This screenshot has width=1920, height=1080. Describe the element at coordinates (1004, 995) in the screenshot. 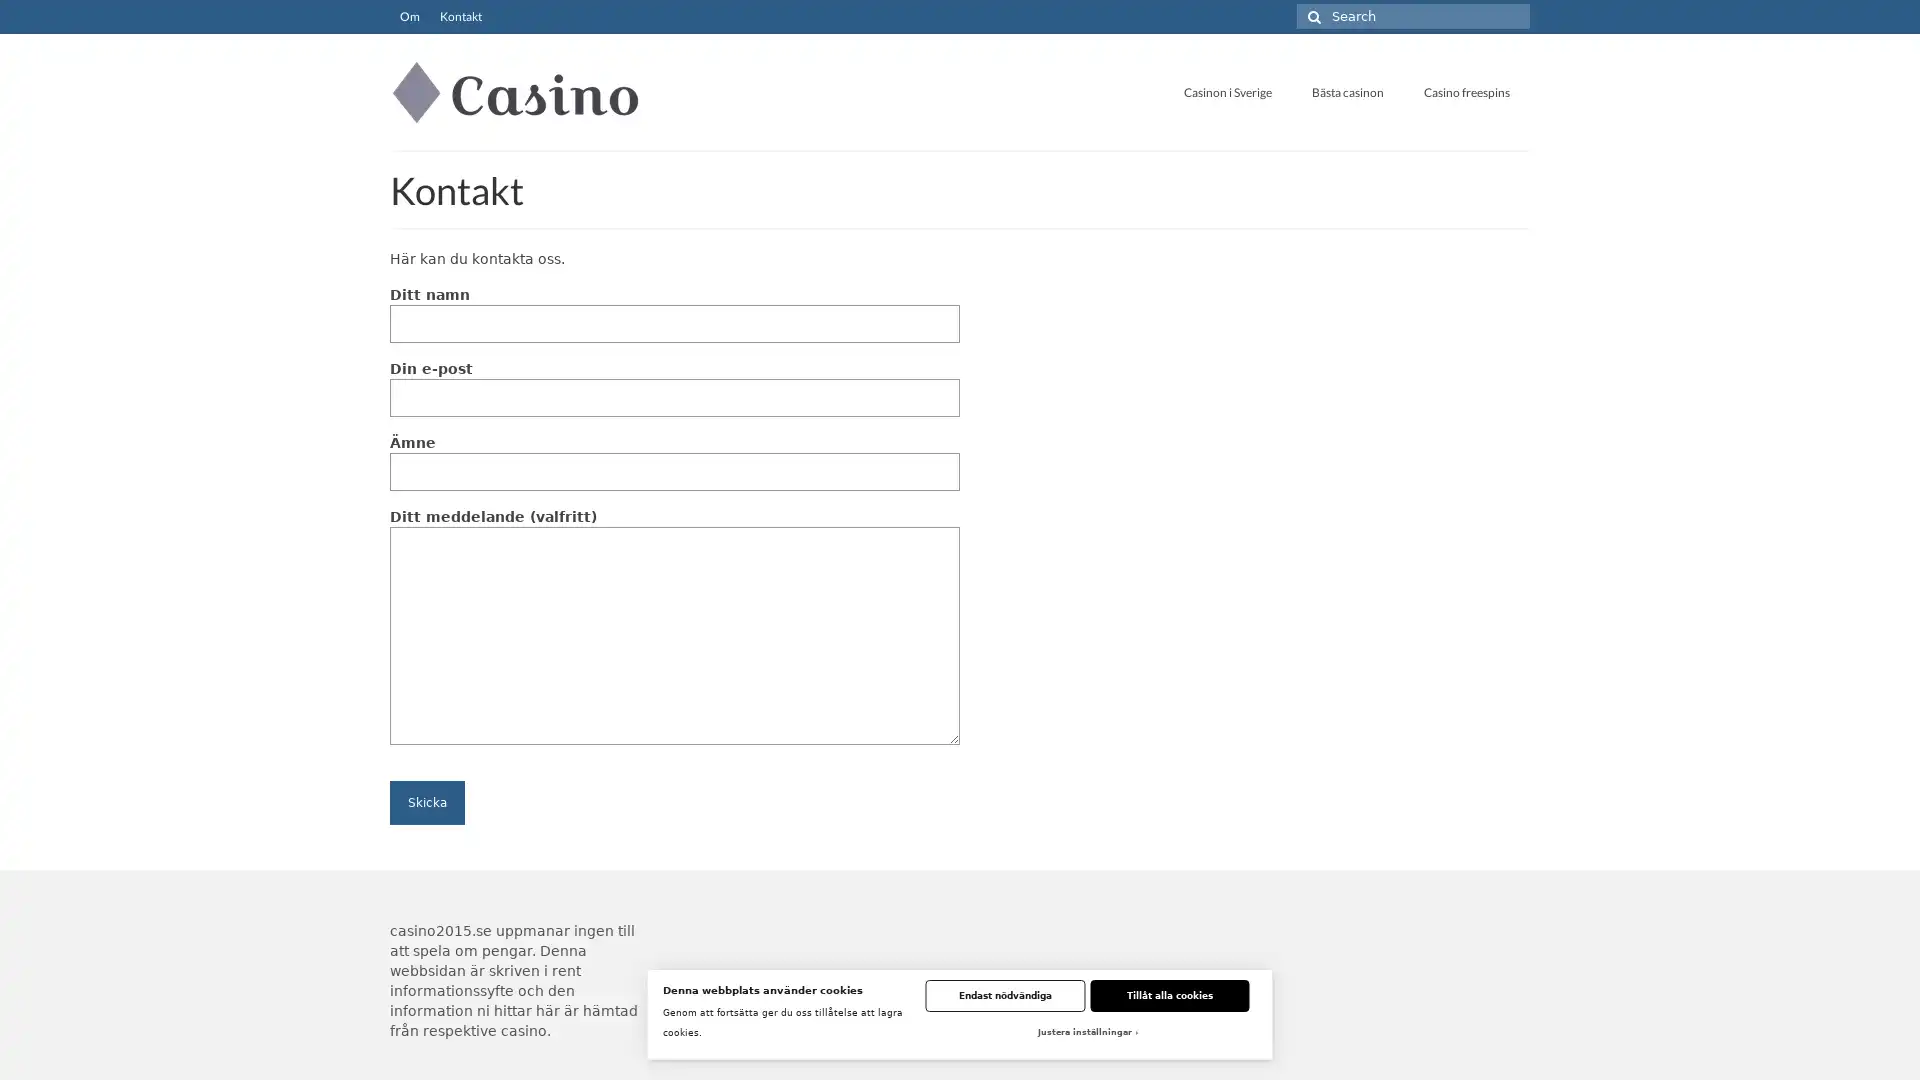

I see `Endast nodvandiga` at that location.